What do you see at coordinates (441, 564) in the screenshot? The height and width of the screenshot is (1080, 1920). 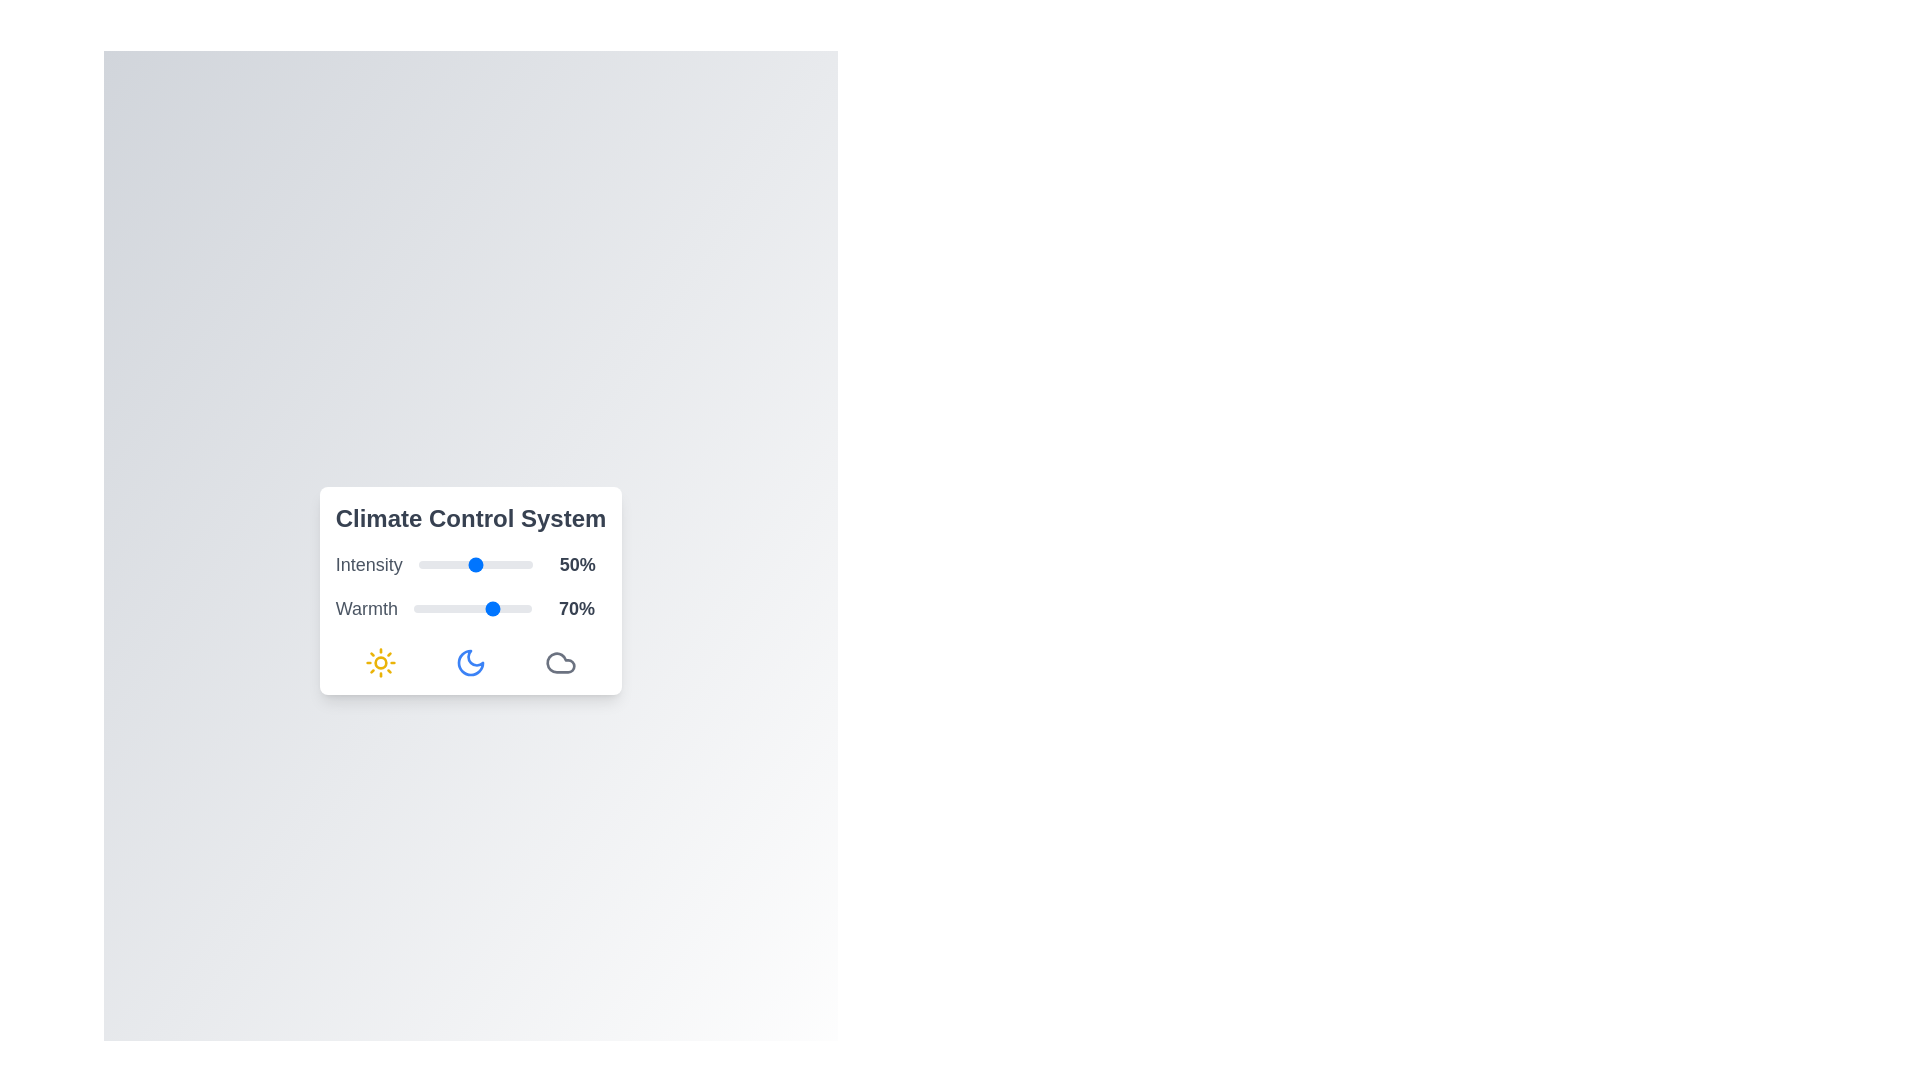 I see `the 'Intensity' slider to 21%` at bounding box center [441, 564].